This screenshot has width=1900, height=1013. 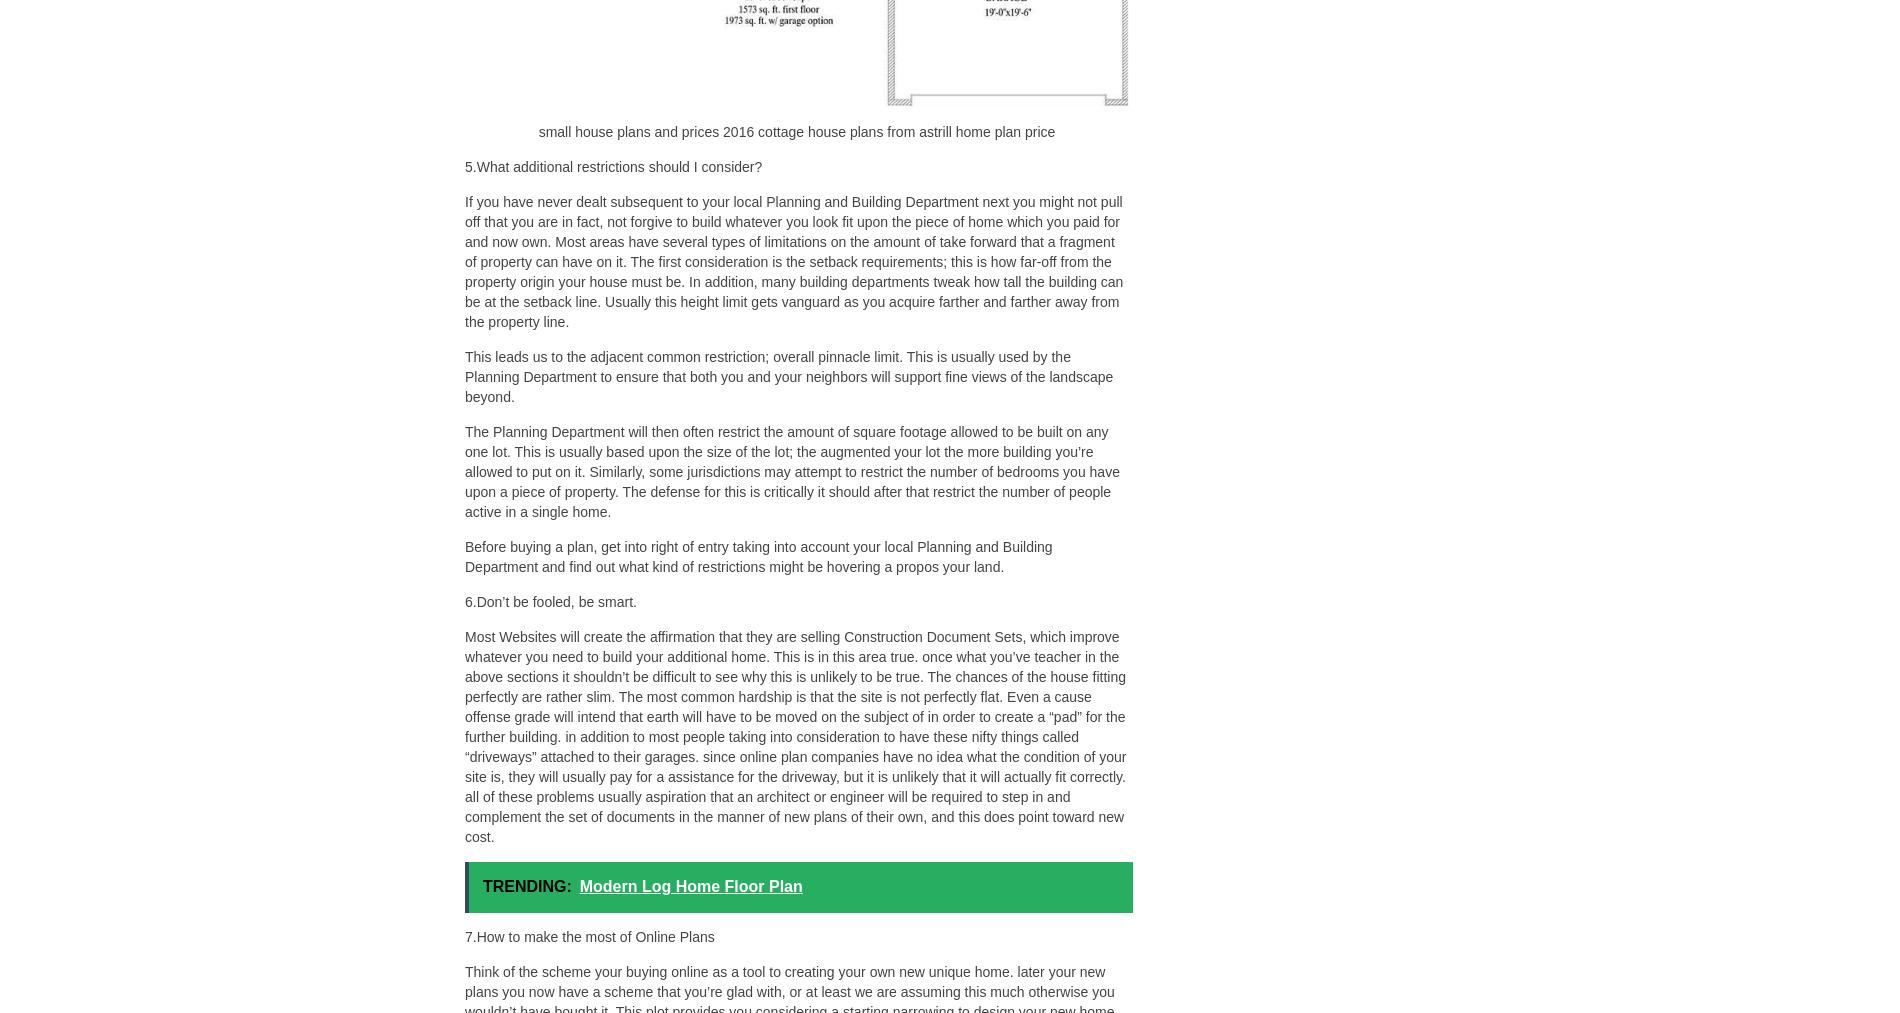 What do you see at coordinates (551, 602) in the screenshot?
I see `'6.Don’t be fooled, be smart.'` at bounding box center [551, 602].